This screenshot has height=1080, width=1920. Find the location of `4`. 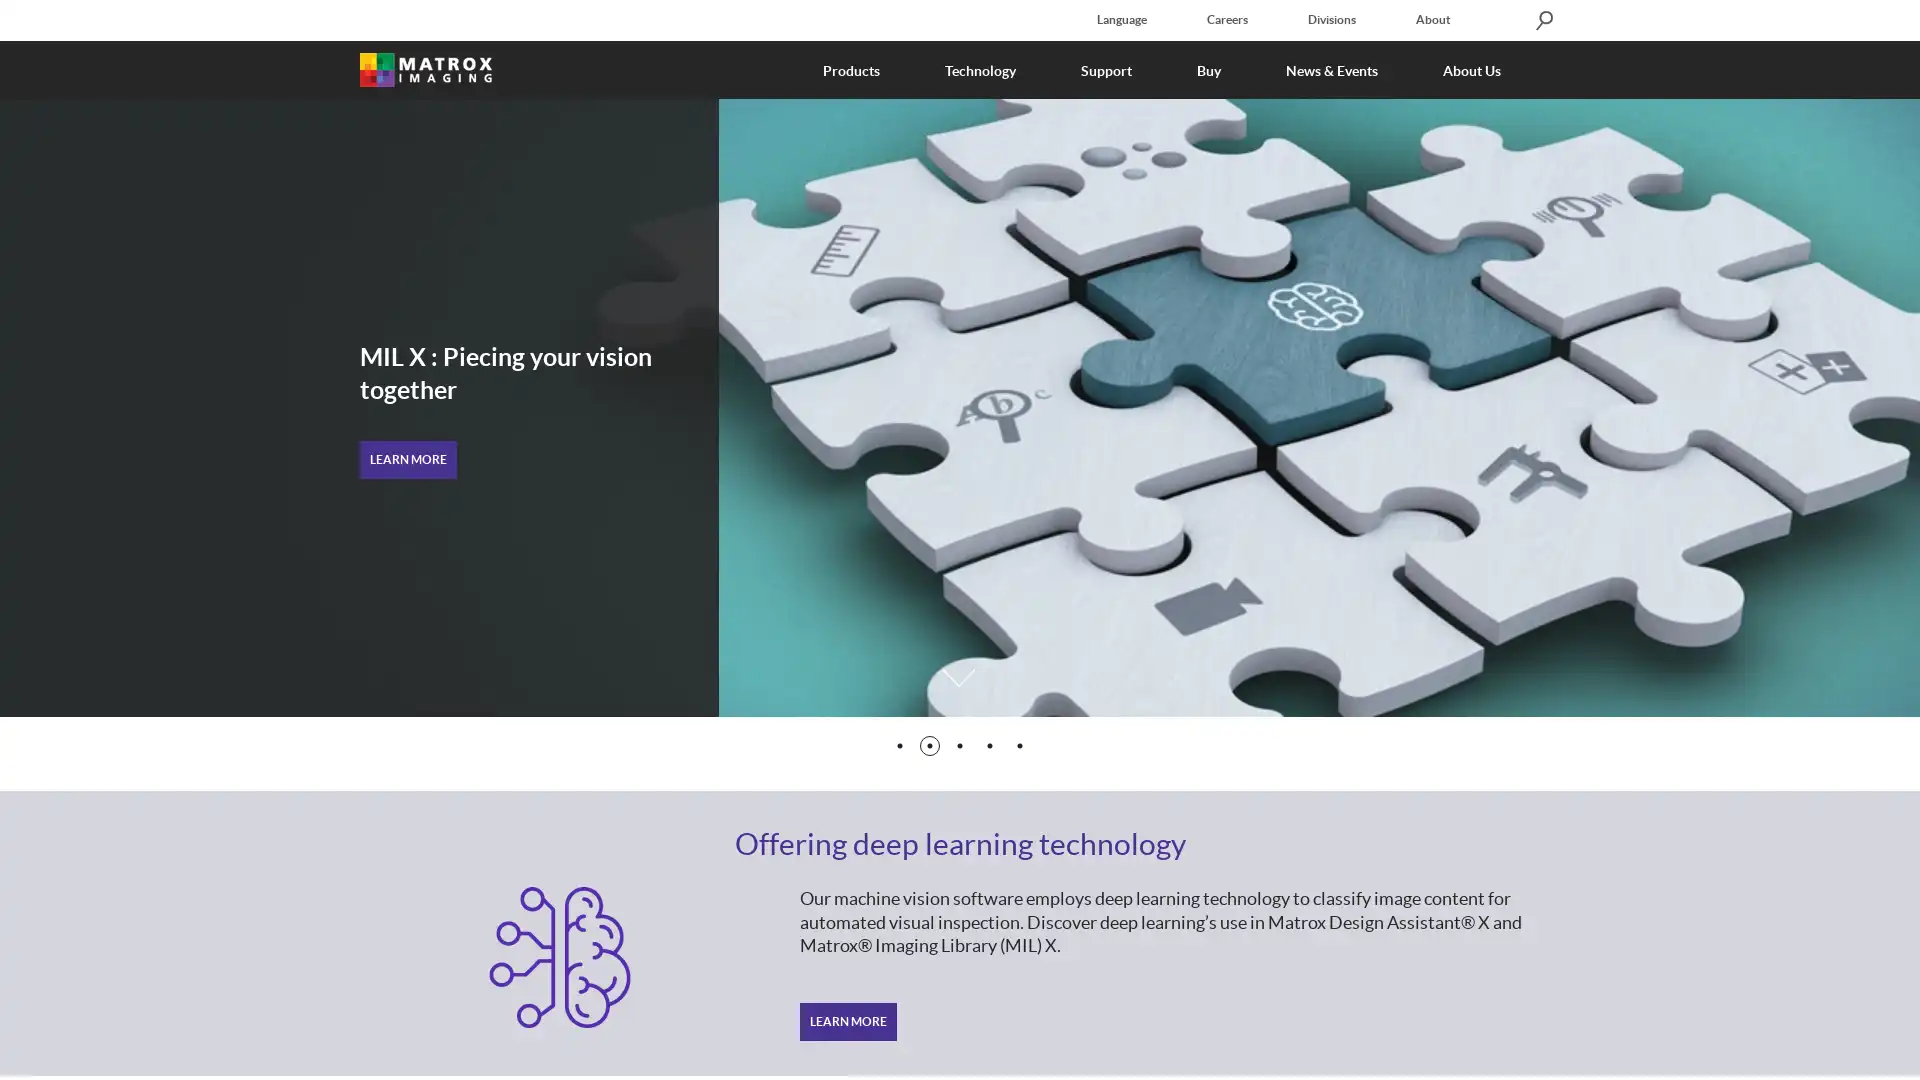

4 is located at coordinates (989, 745).